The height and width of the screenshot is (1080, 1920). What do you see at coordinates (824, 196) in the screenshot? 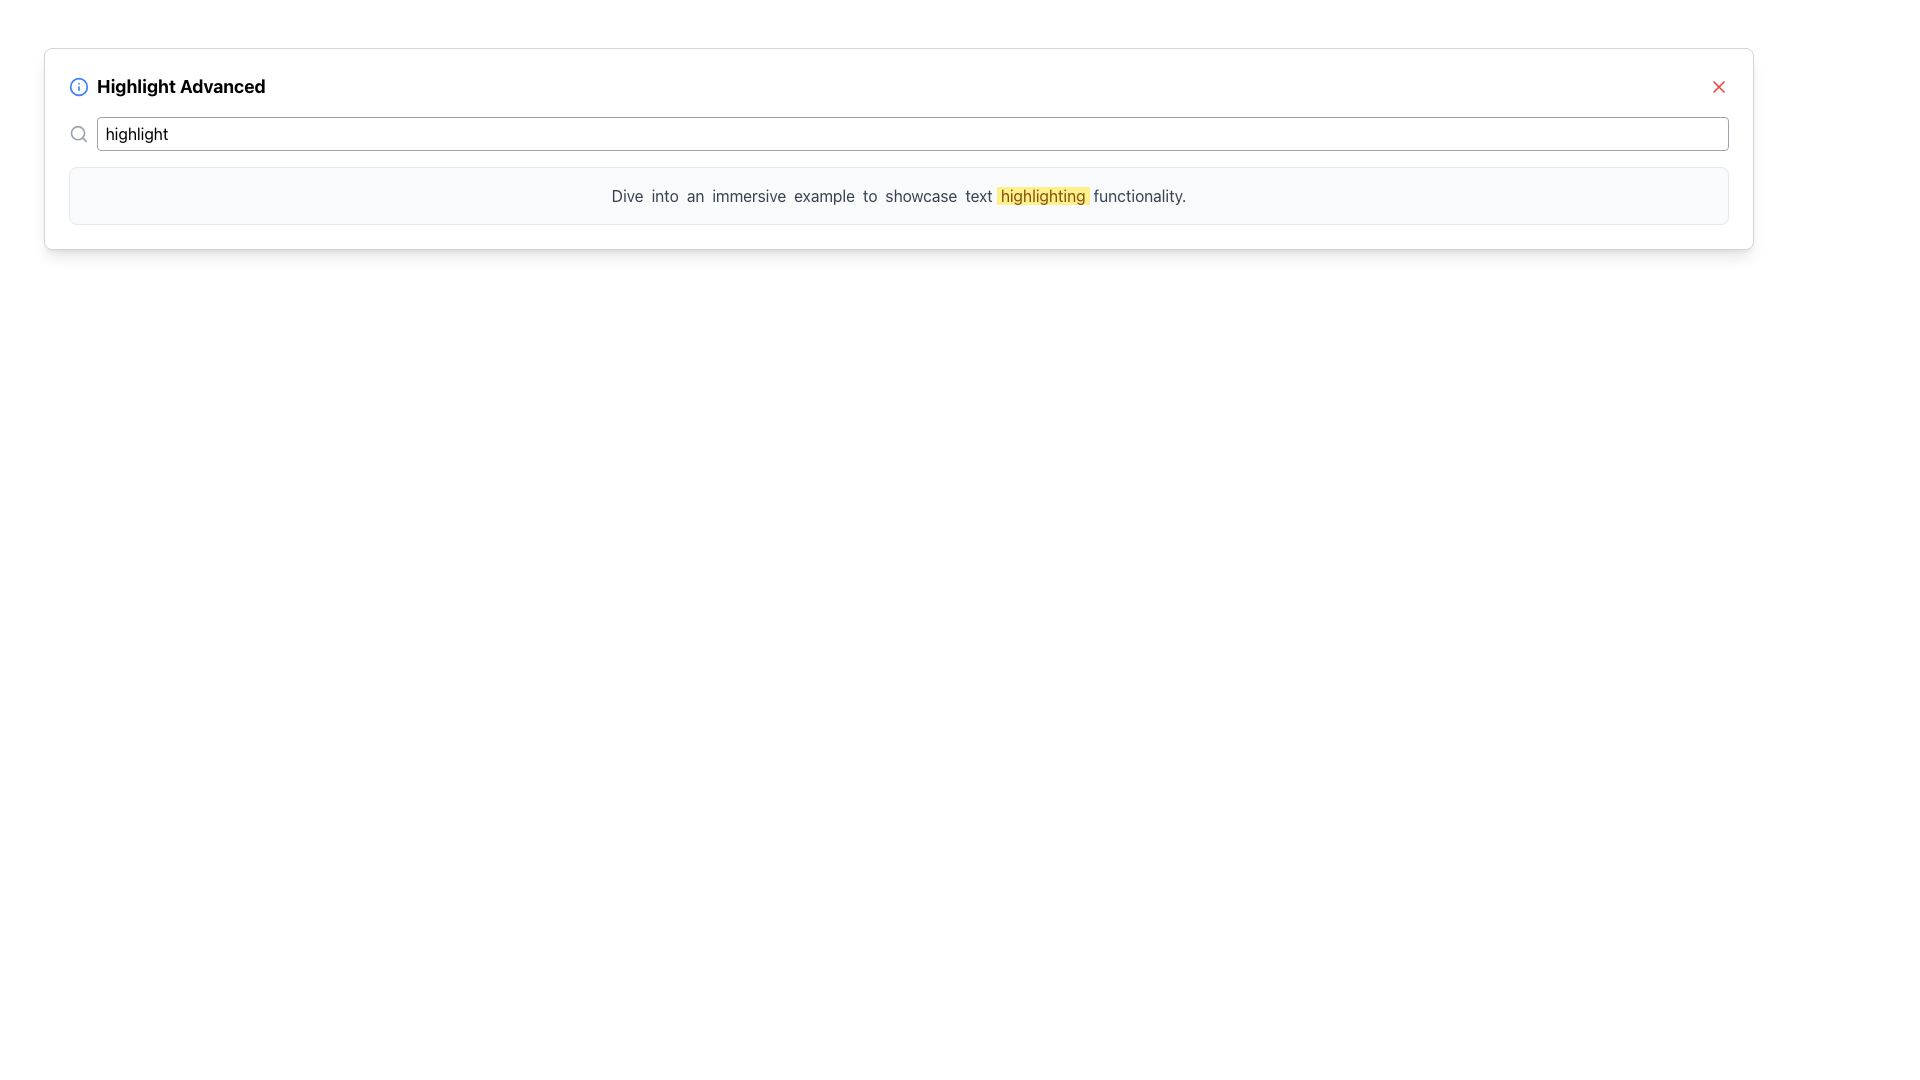
I see `the static text element that is the fifth word in the sentence starting with 'Dive into an immersive', which contributes to informational content about text highlighting functionality` at bounding box center [824, 196].